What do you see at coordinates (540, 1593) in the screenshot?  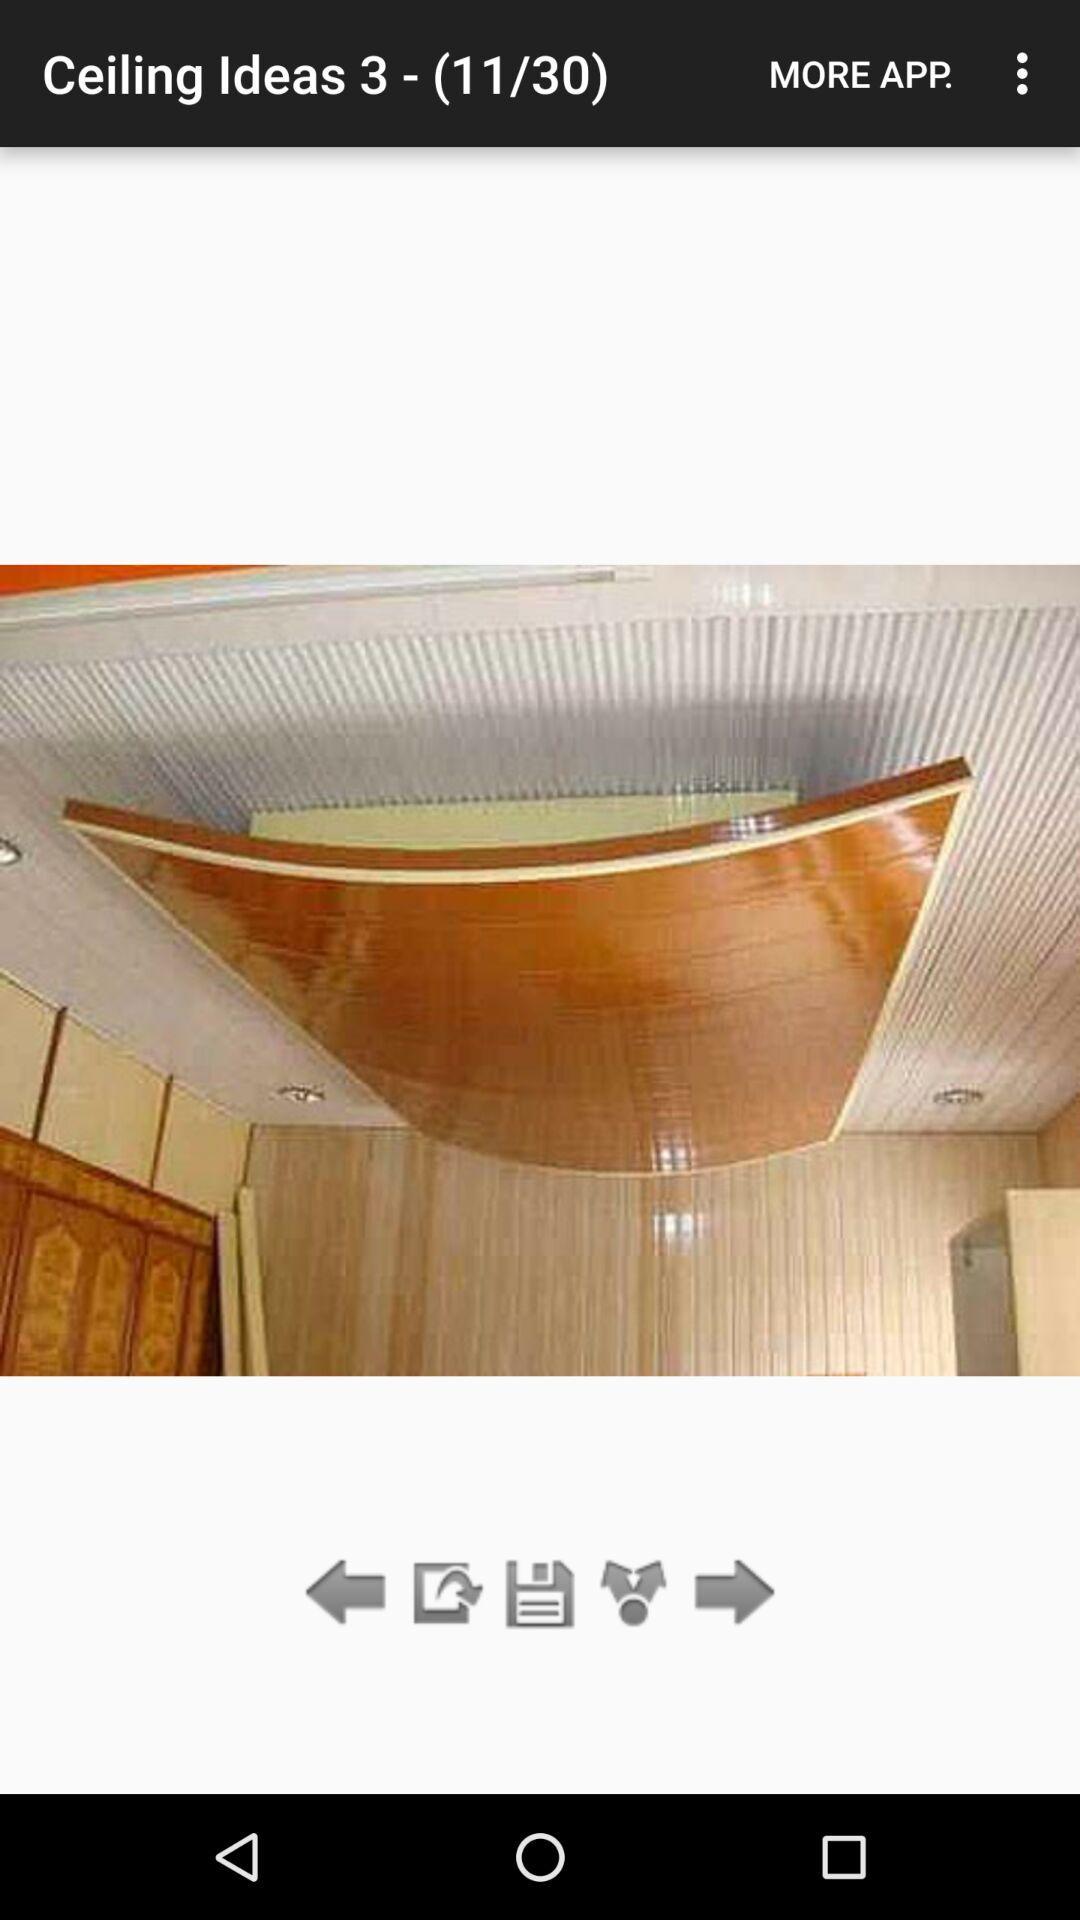 I see `app below ceiling ideas 3 item` at bounding box center [540, 1593].